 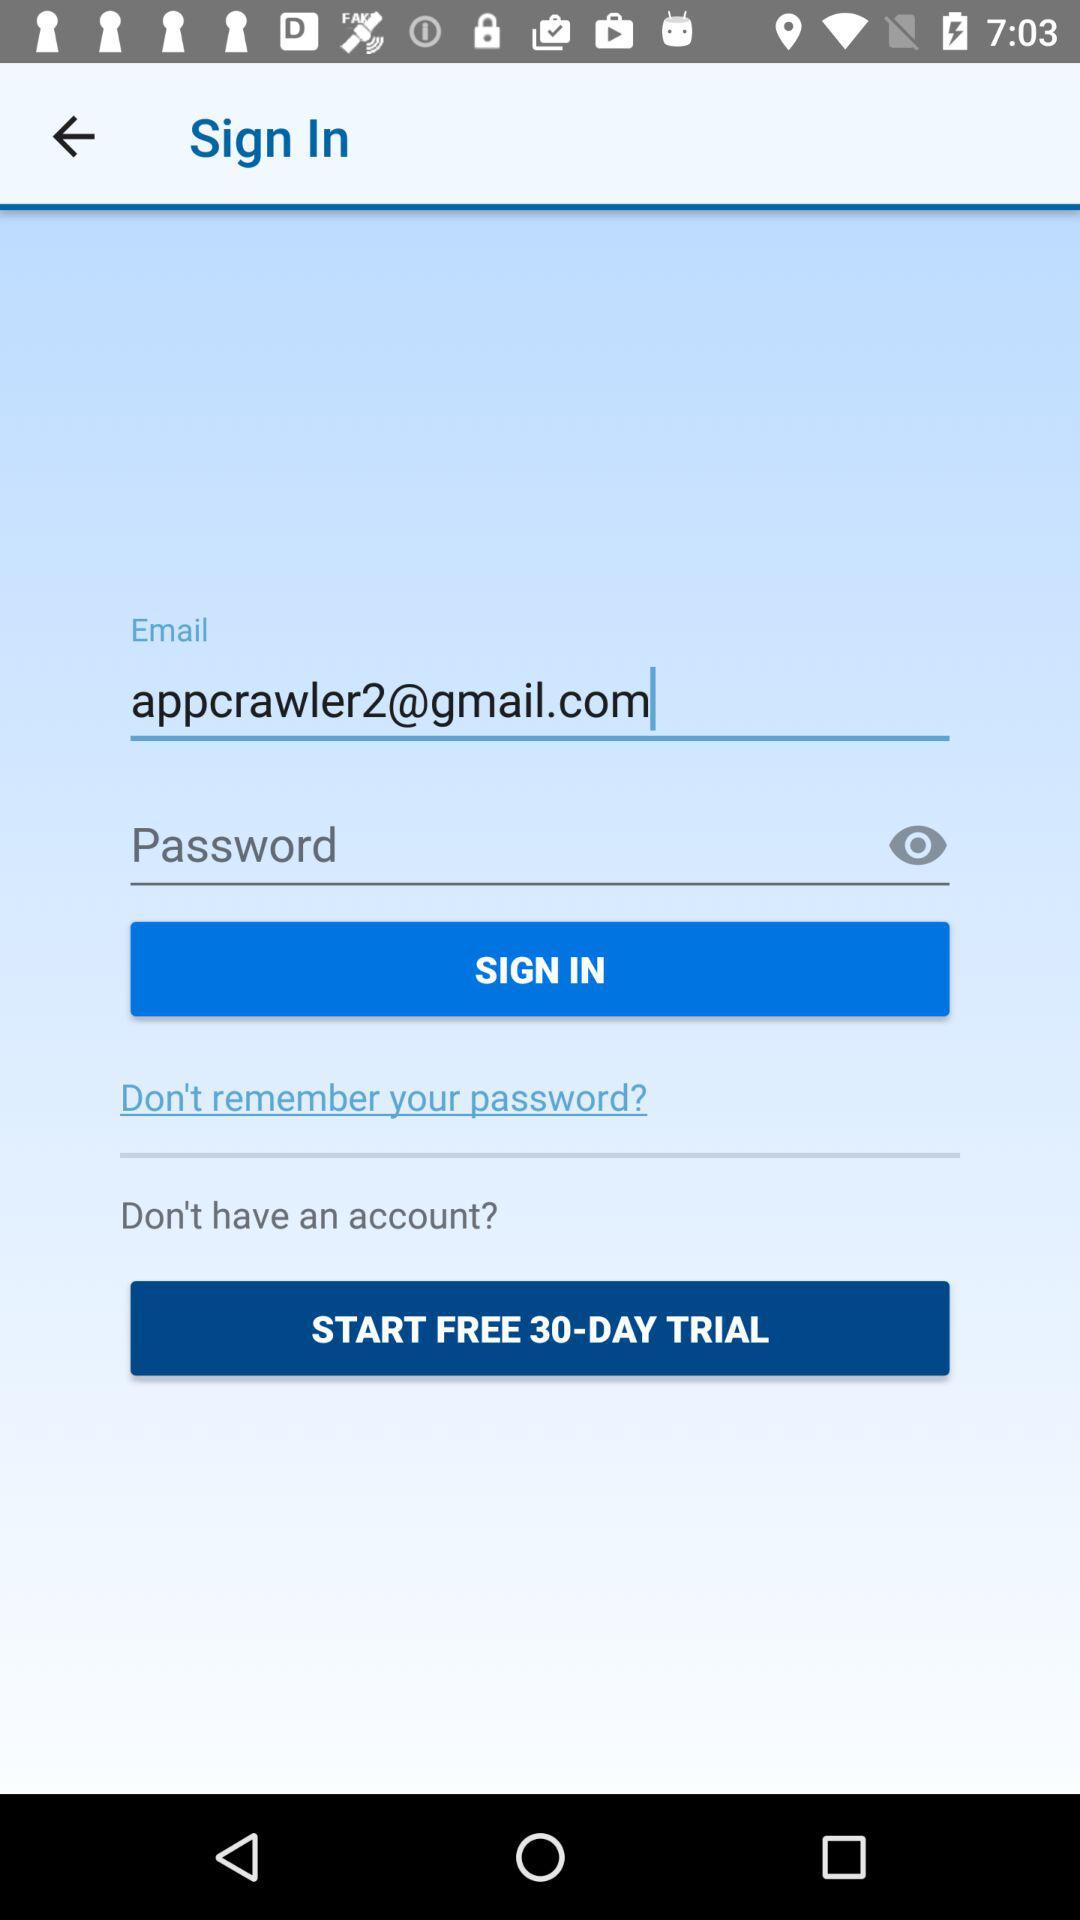 What do you see at coordinates (540, 846) in the screenshot?
I see `password box` at bounding box center [540, 846].